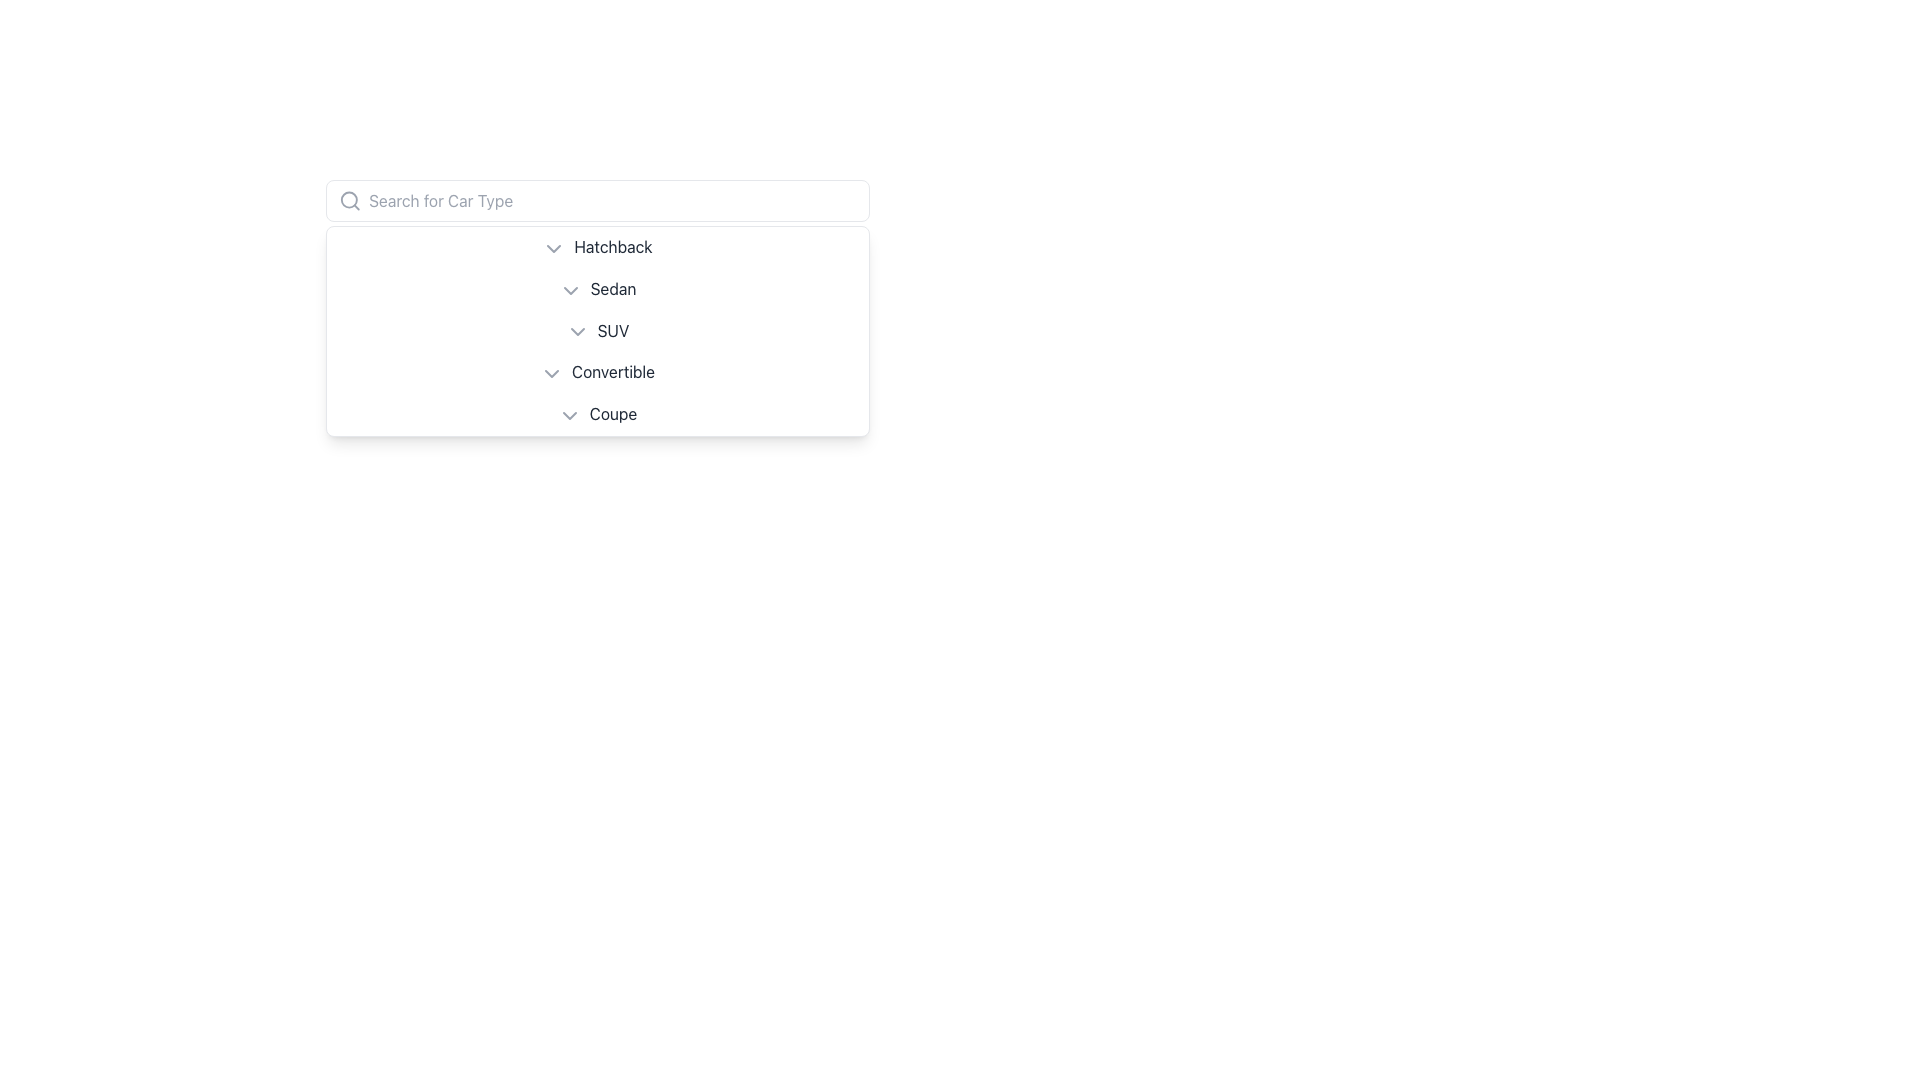 Image resolution: width=1920 pixels, height=1080 pixels. I want to click on the list item labeled 'SUV' within the dropdown menu, so click(596, 330).